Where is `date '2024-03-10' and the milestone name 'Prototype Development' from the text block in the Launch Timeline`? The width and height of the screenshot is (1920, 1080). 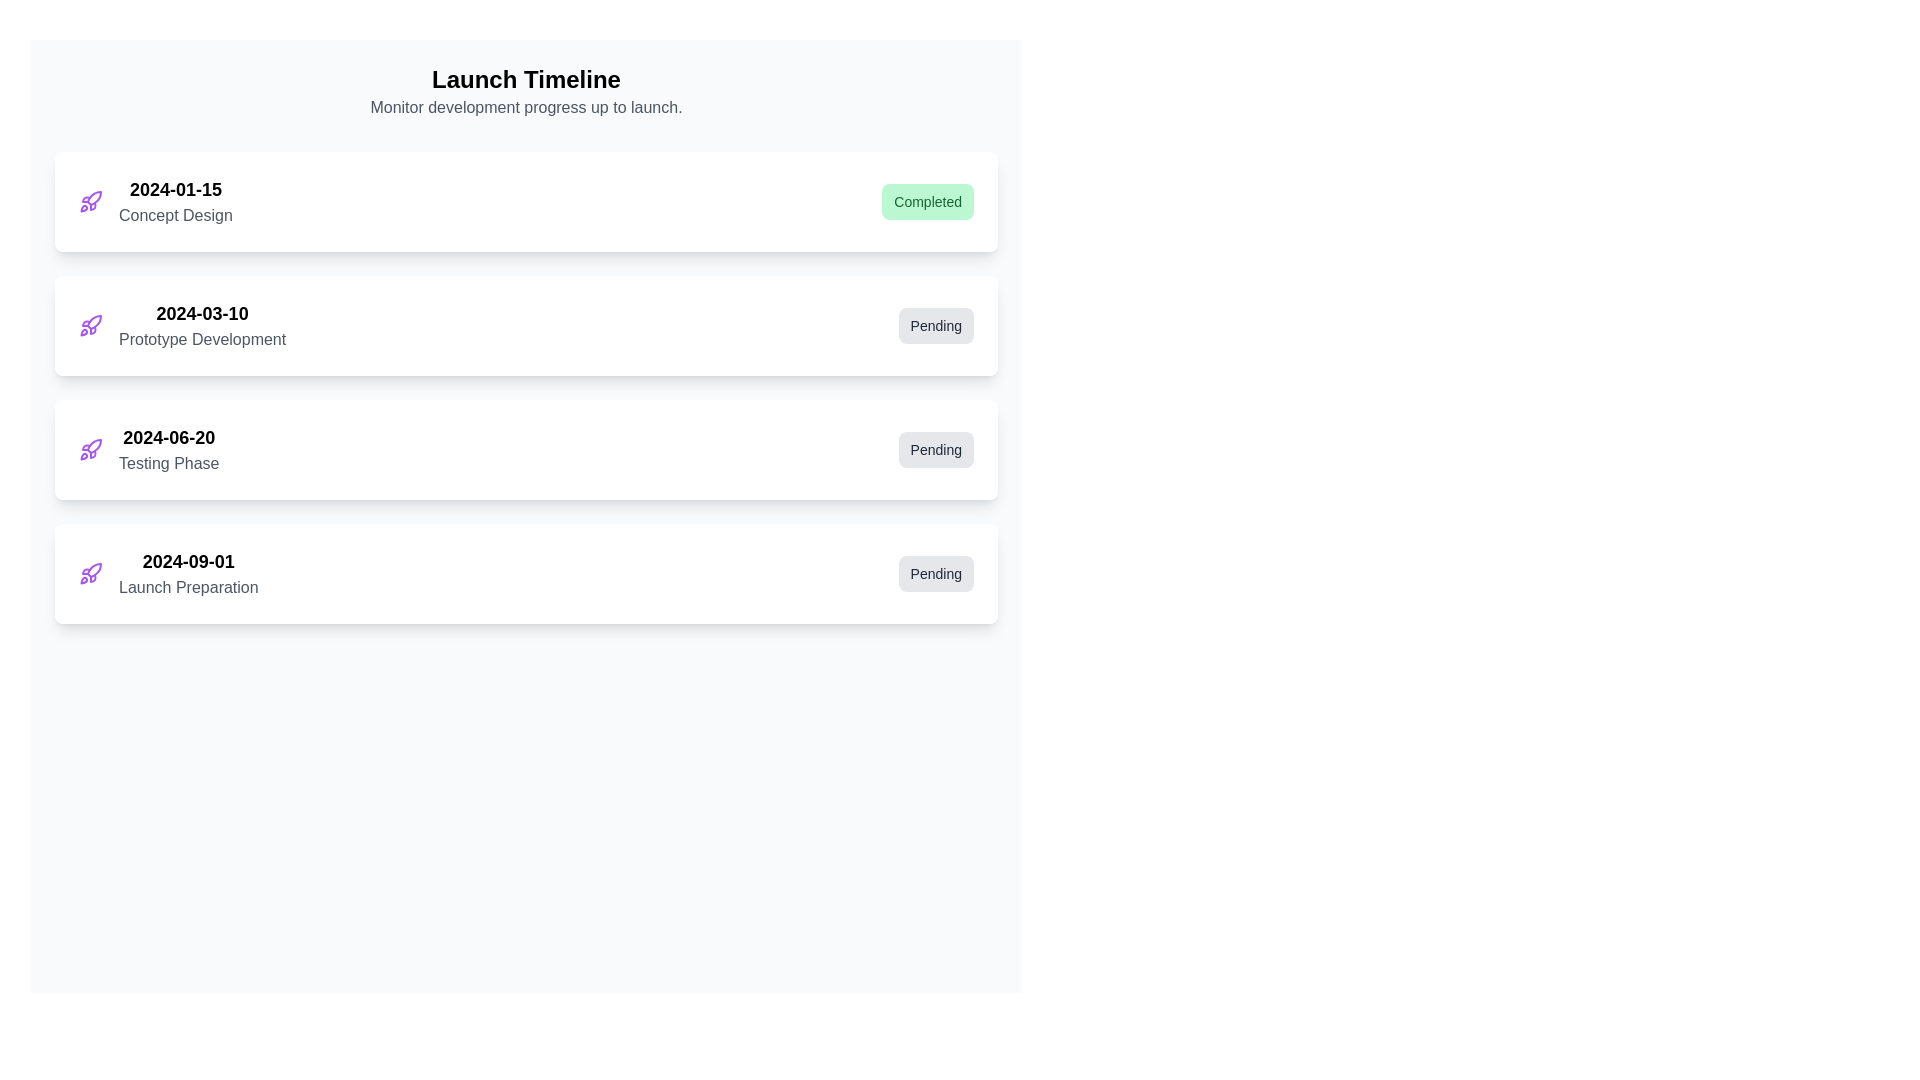 date '2024-03-10' and the milestone name 'Prototype Development' from the text block in the Launch Timeline is located at coordinates (202, 325).